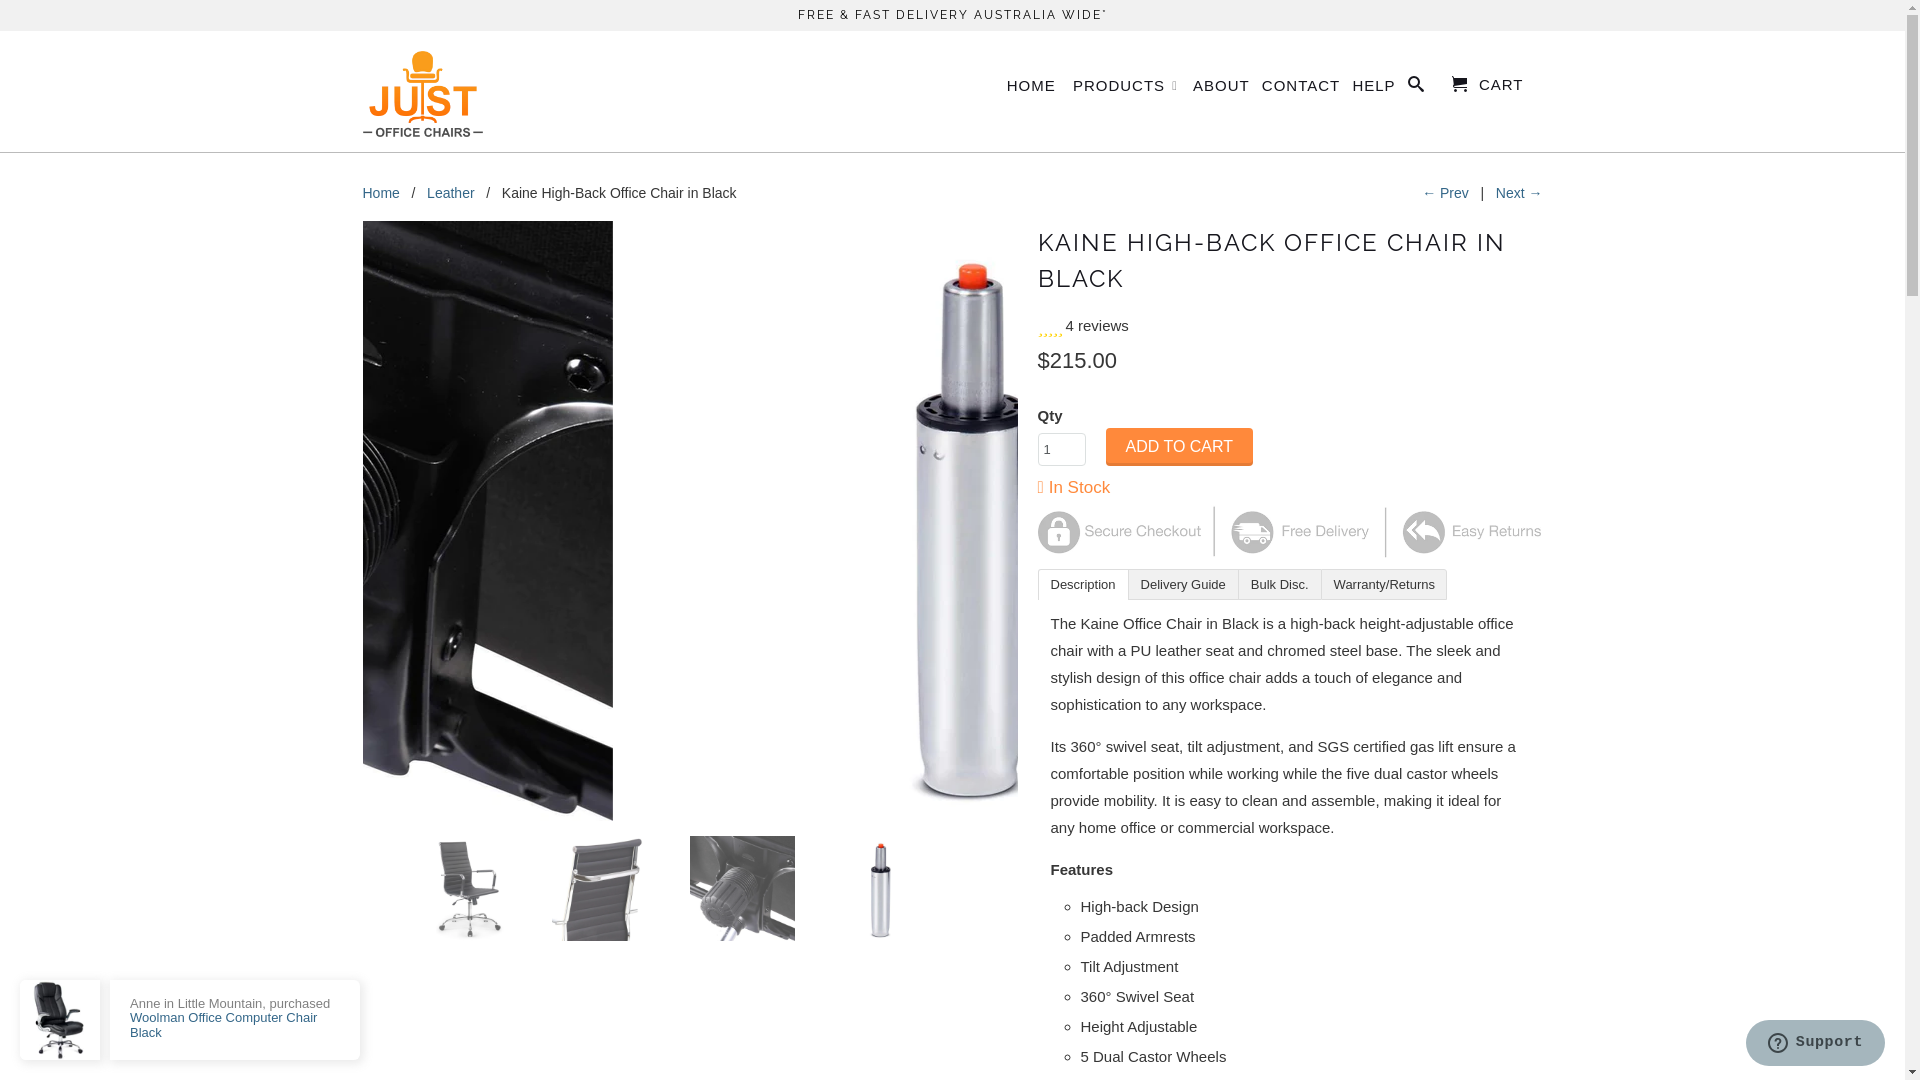 This screenshot has height=1080, width=1920. What do you see at coordinates (1007, 88) in the screenshot?
I see `'HOME'` at bounding box center [1007, 88].